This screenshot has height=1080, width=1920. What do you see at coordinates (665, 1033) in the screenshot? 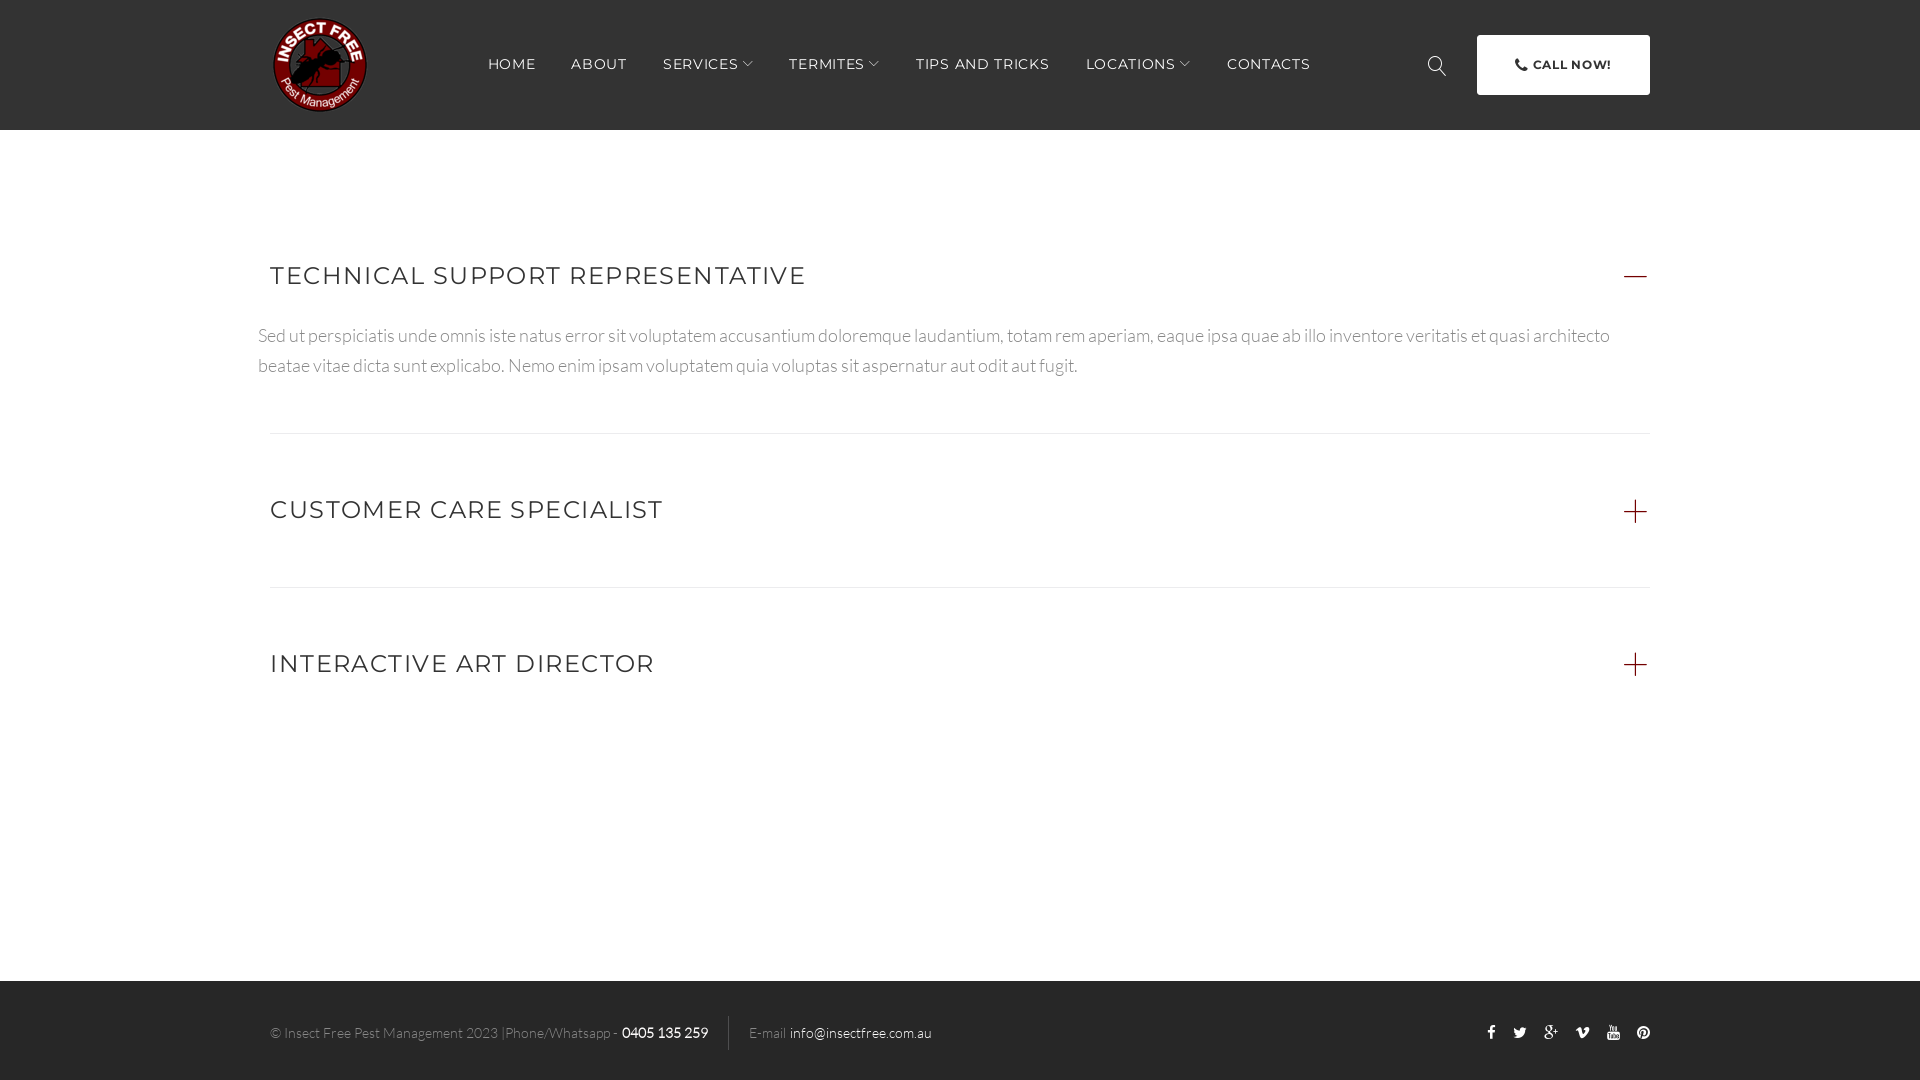
I see `'0405 135 259'` at bounding box center [665, 1033].